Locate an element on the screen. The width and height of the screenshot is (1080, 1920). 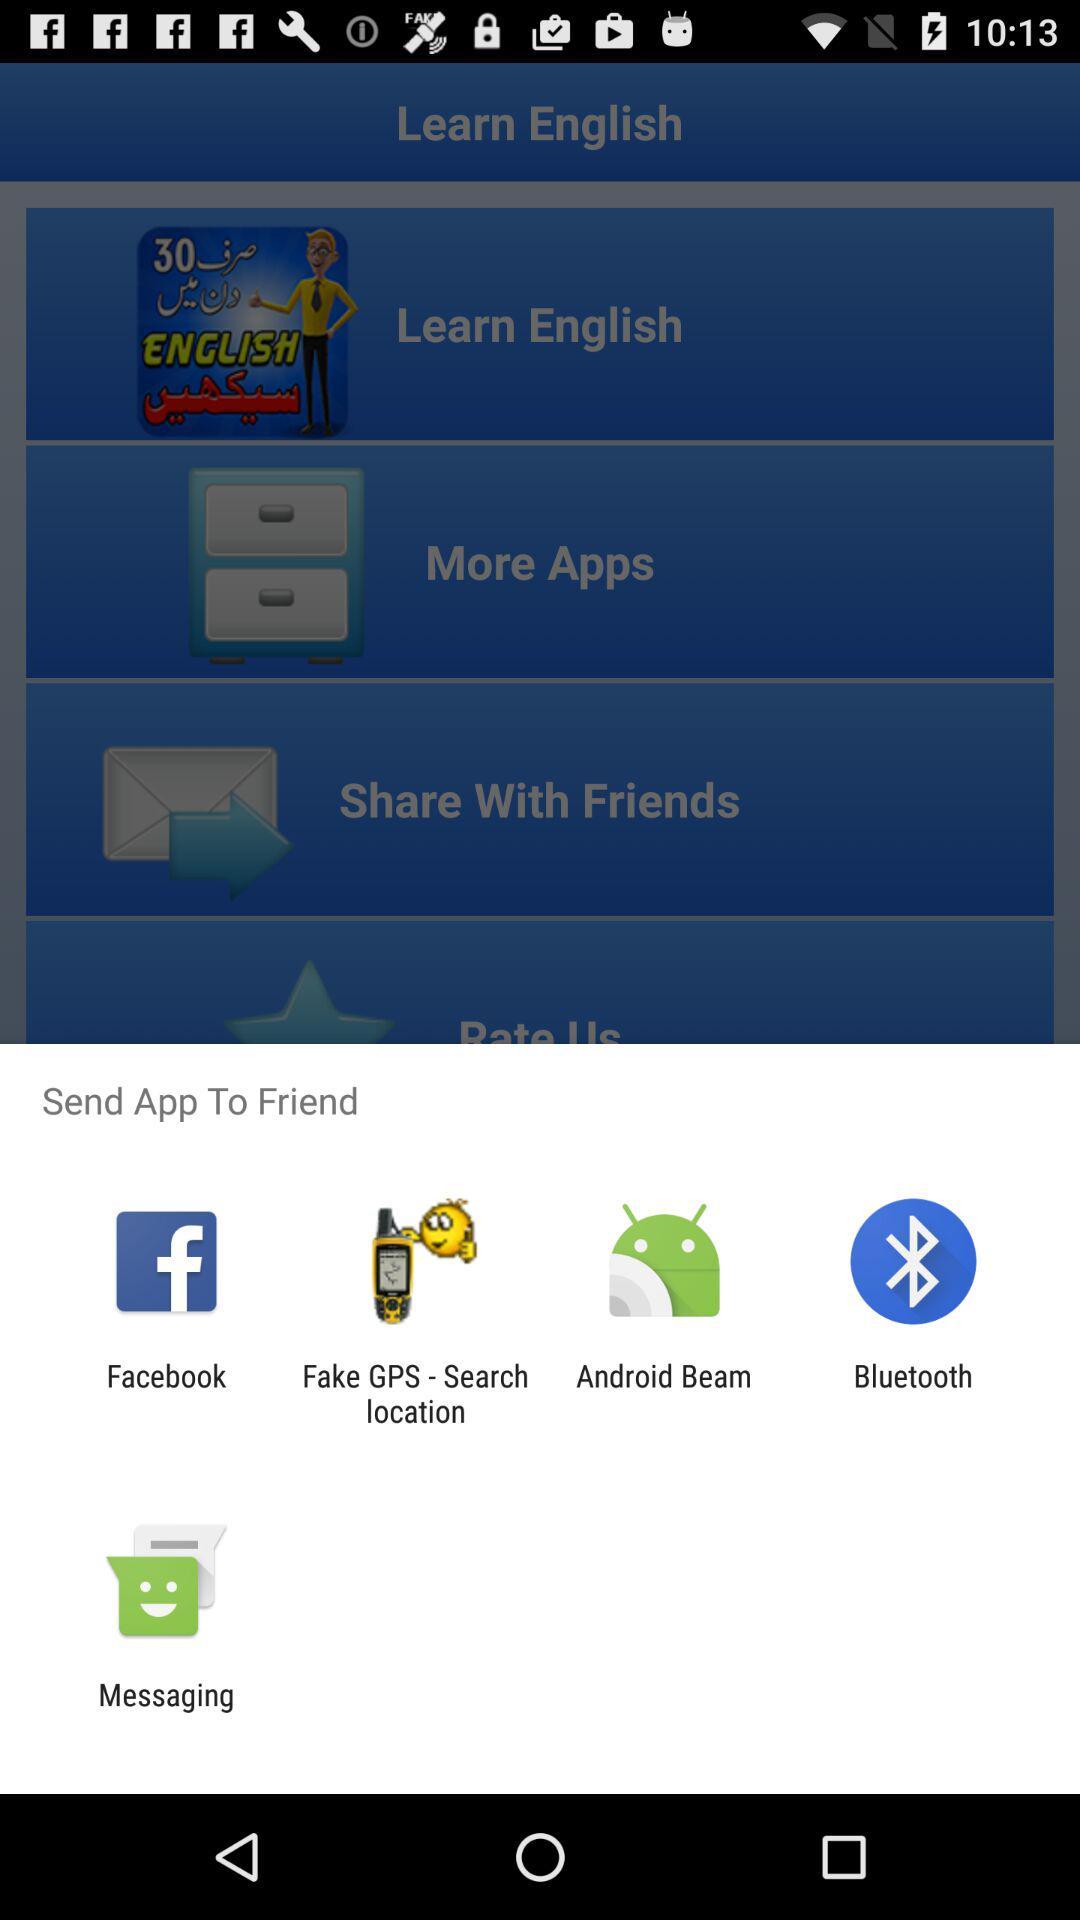
messaging item is located at coordinates (165, 1711).